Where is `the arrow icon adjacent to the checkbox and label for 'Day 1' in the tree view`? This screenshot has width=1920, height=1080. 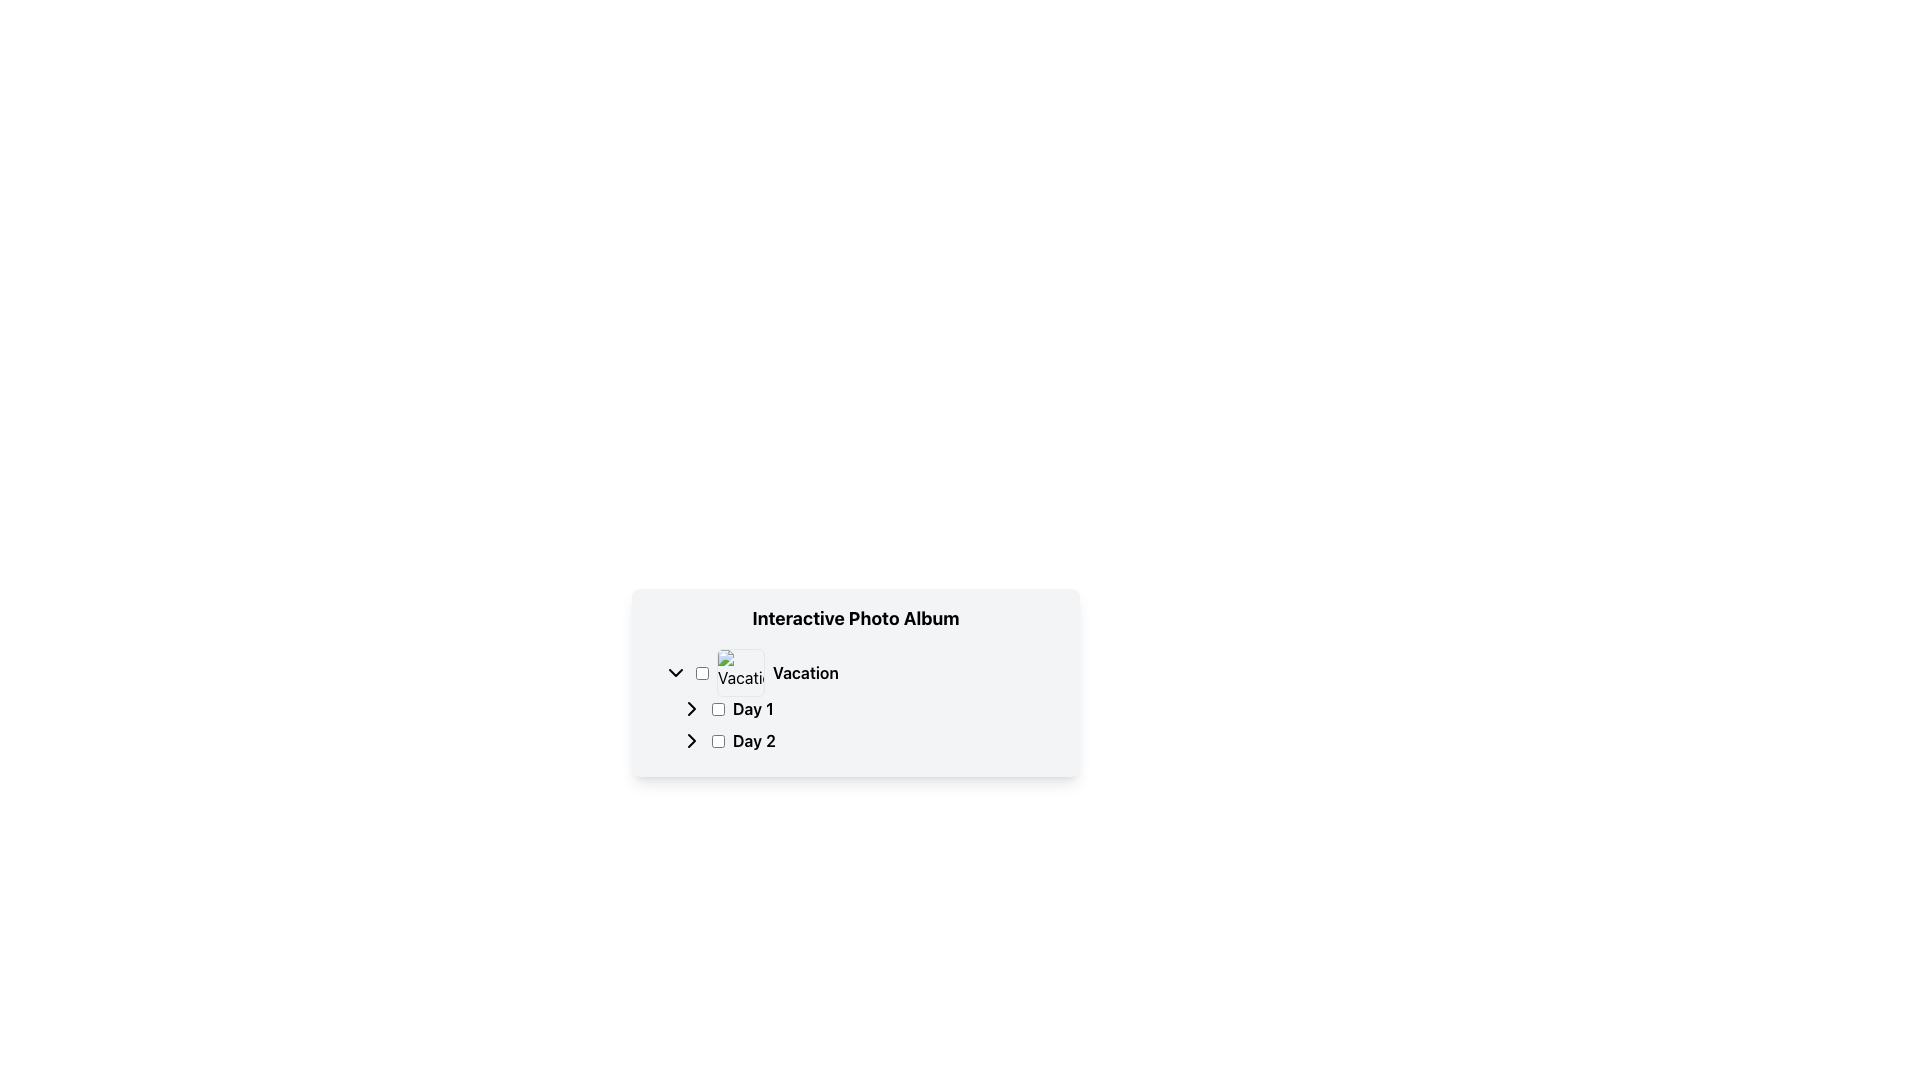
the arrow icon adjacent to the checkbox and label for 'Day 1' in the tree view is located at coordinates (691, 708).